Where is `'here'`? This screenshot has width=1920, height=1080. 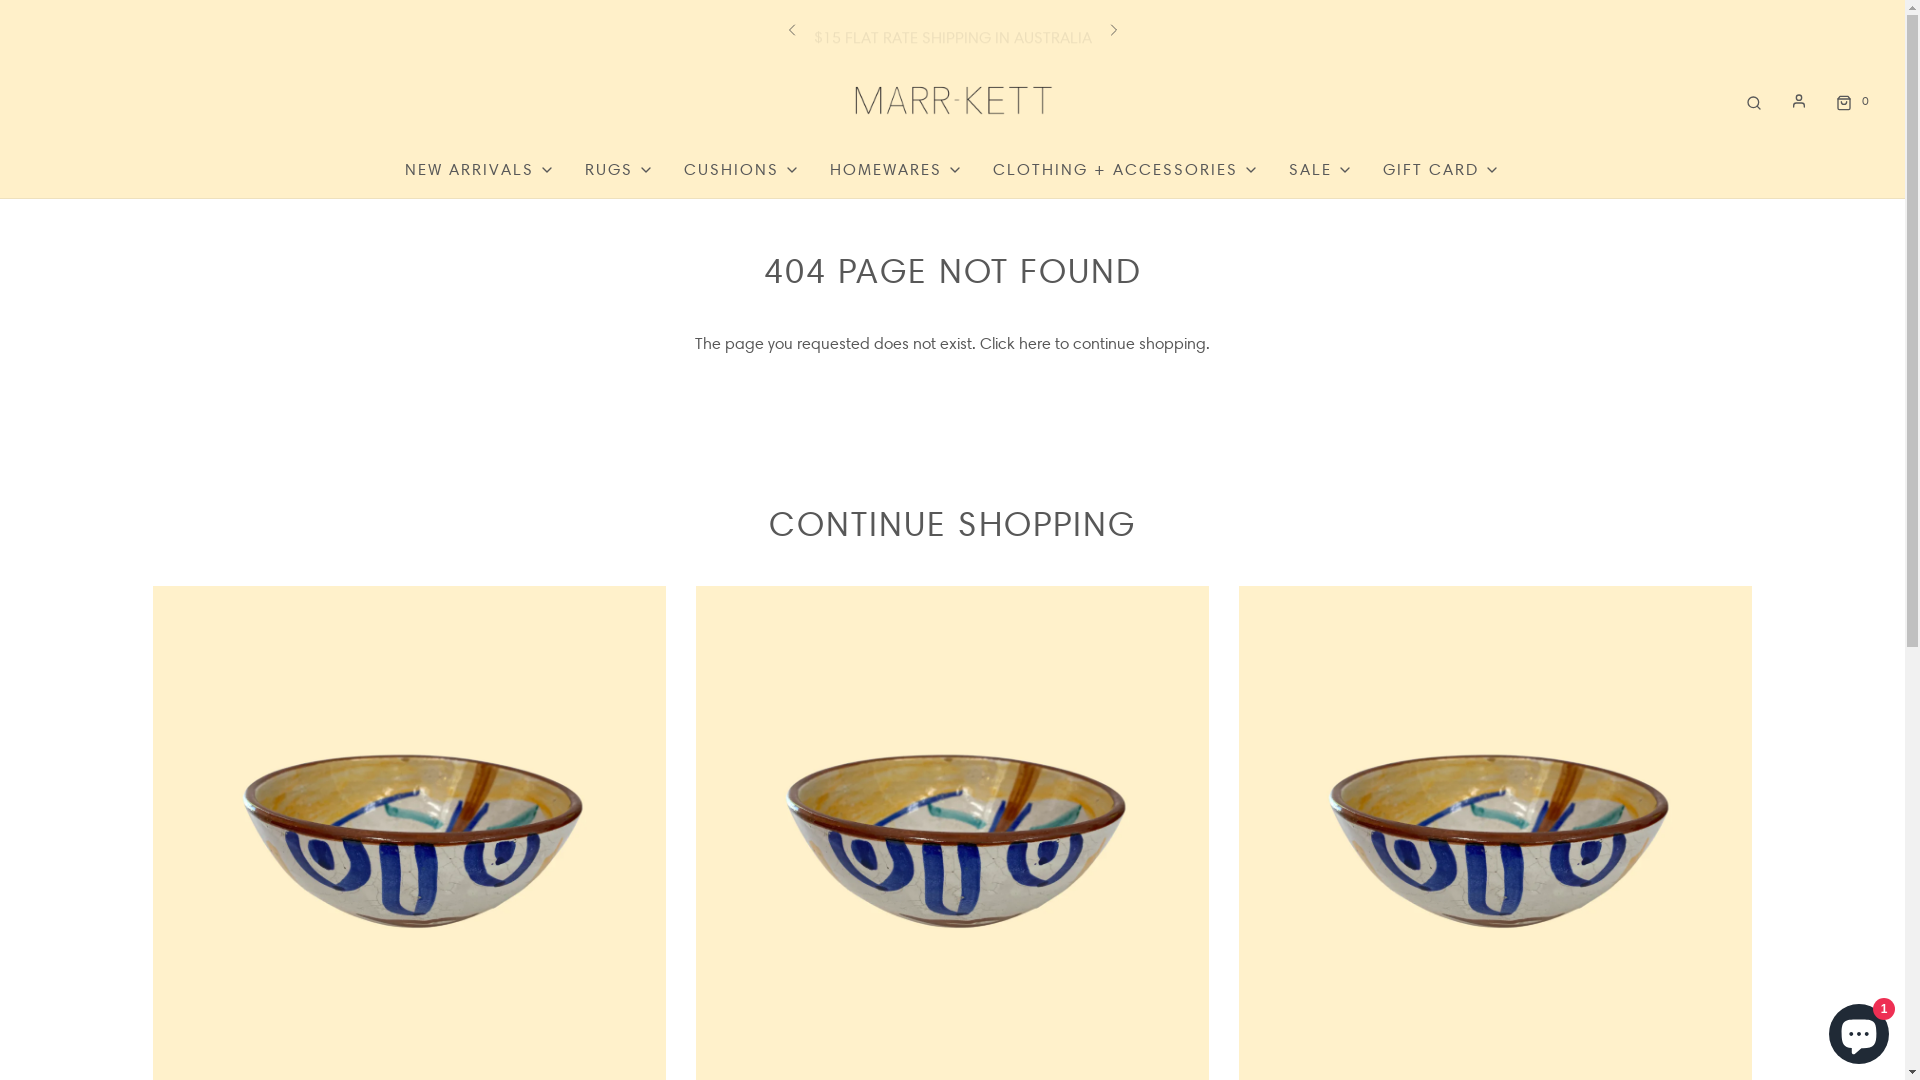 'here' is located at coordinates (1035, 342).